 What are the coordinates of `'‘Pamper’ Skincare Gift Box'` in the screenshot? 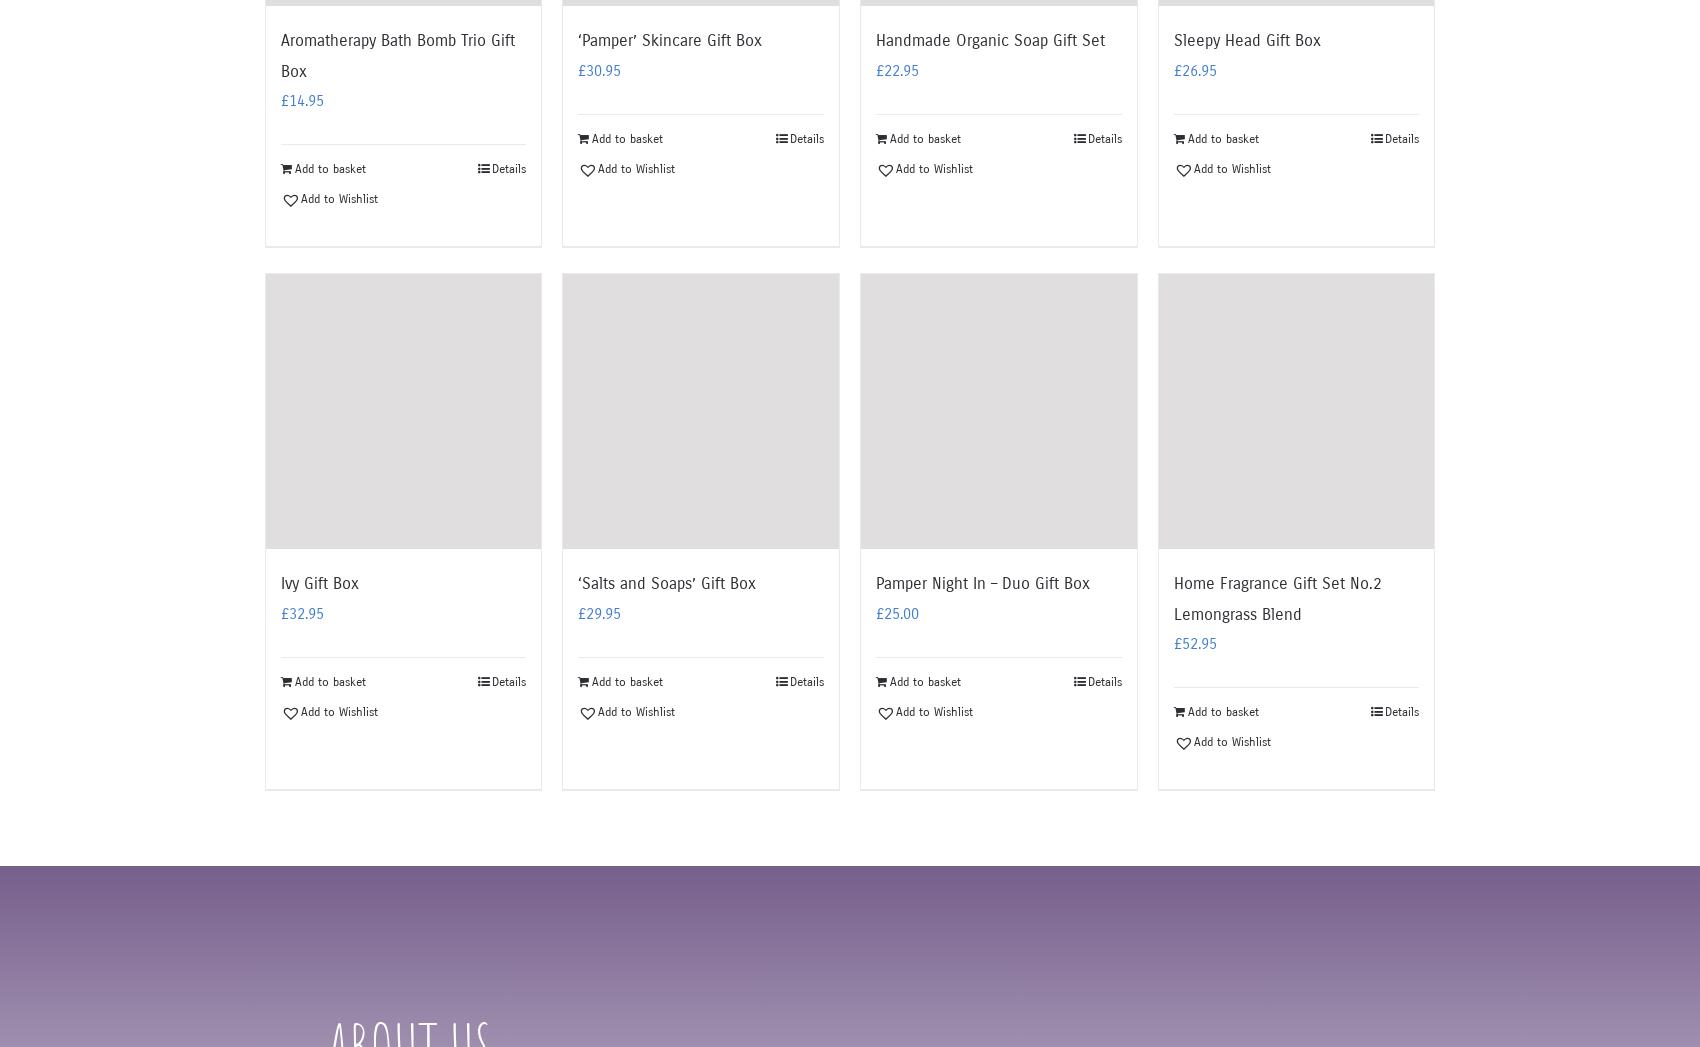 It's located at (669, 39).